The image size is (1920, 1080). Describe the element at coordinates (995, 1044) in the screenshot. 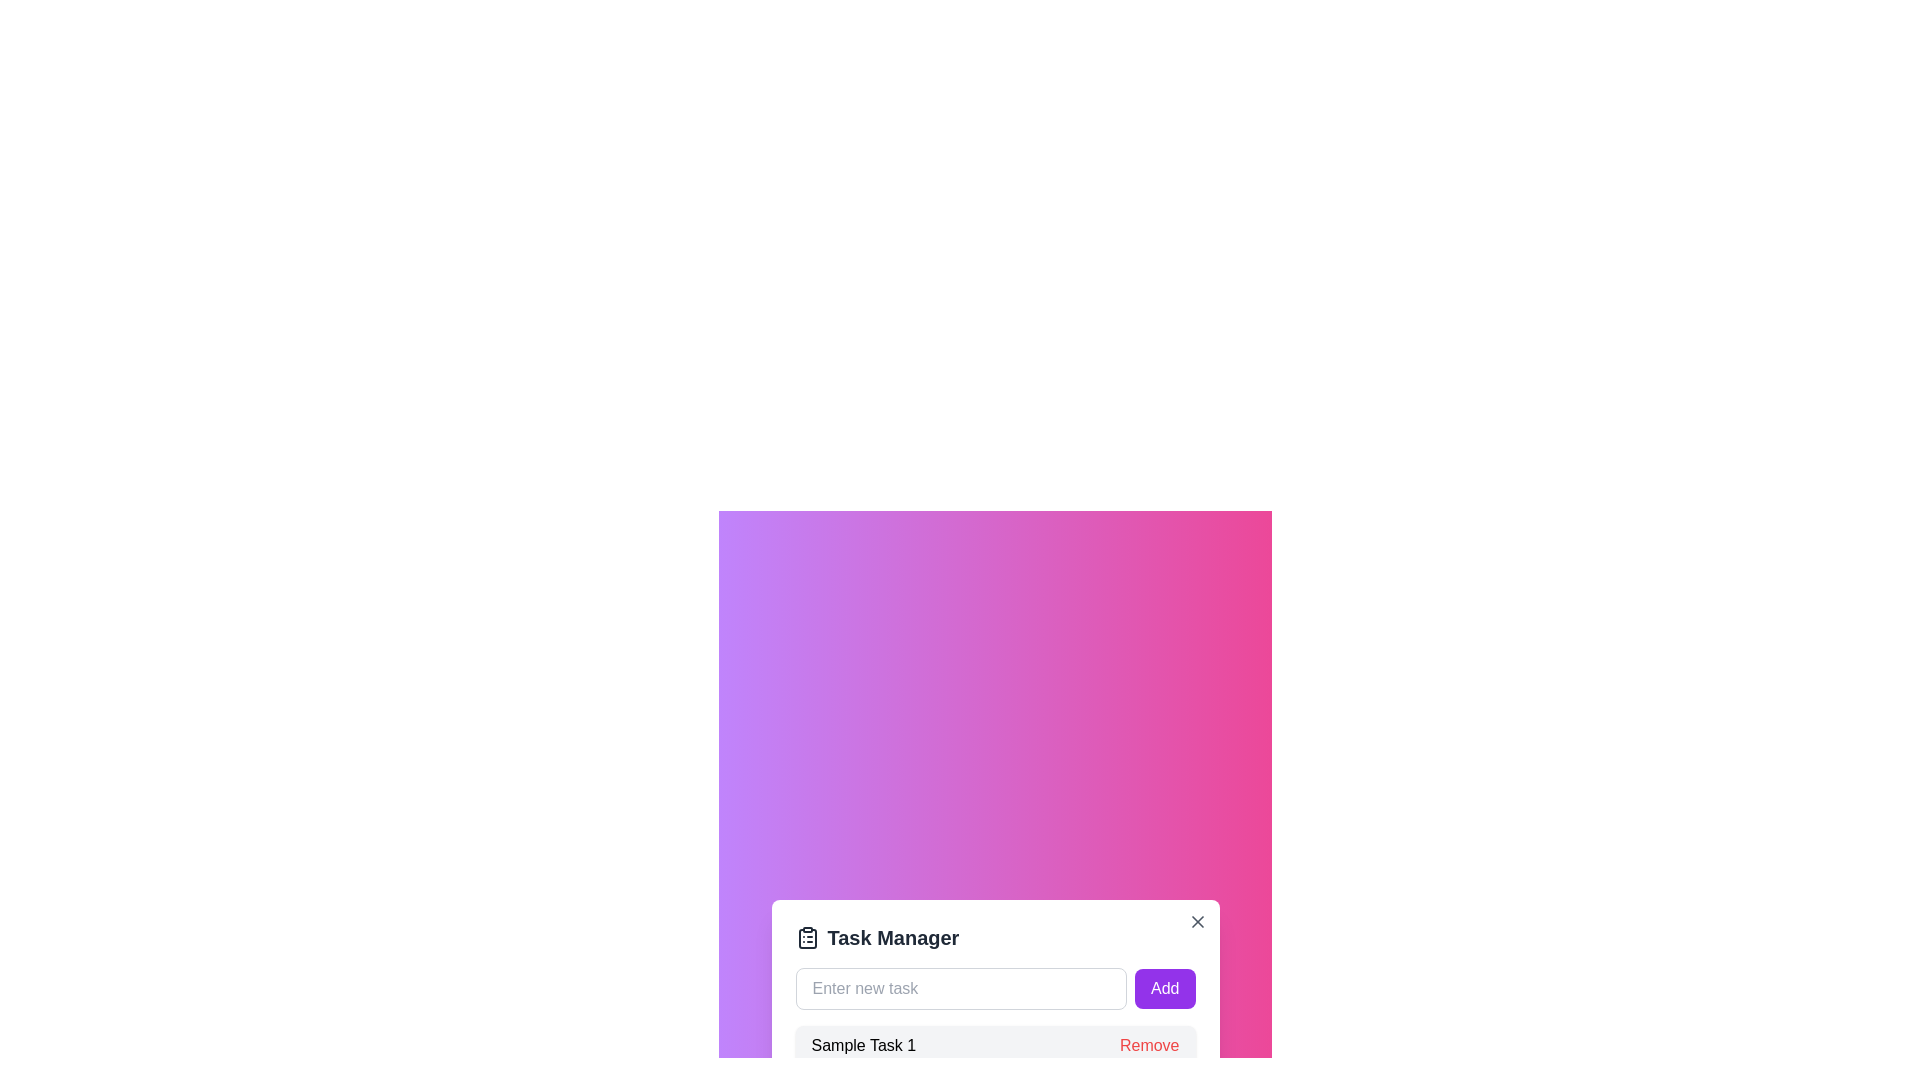

I see `task name from the first item in the task manager list, which includes a 'Remove' button for deletion` at that location.